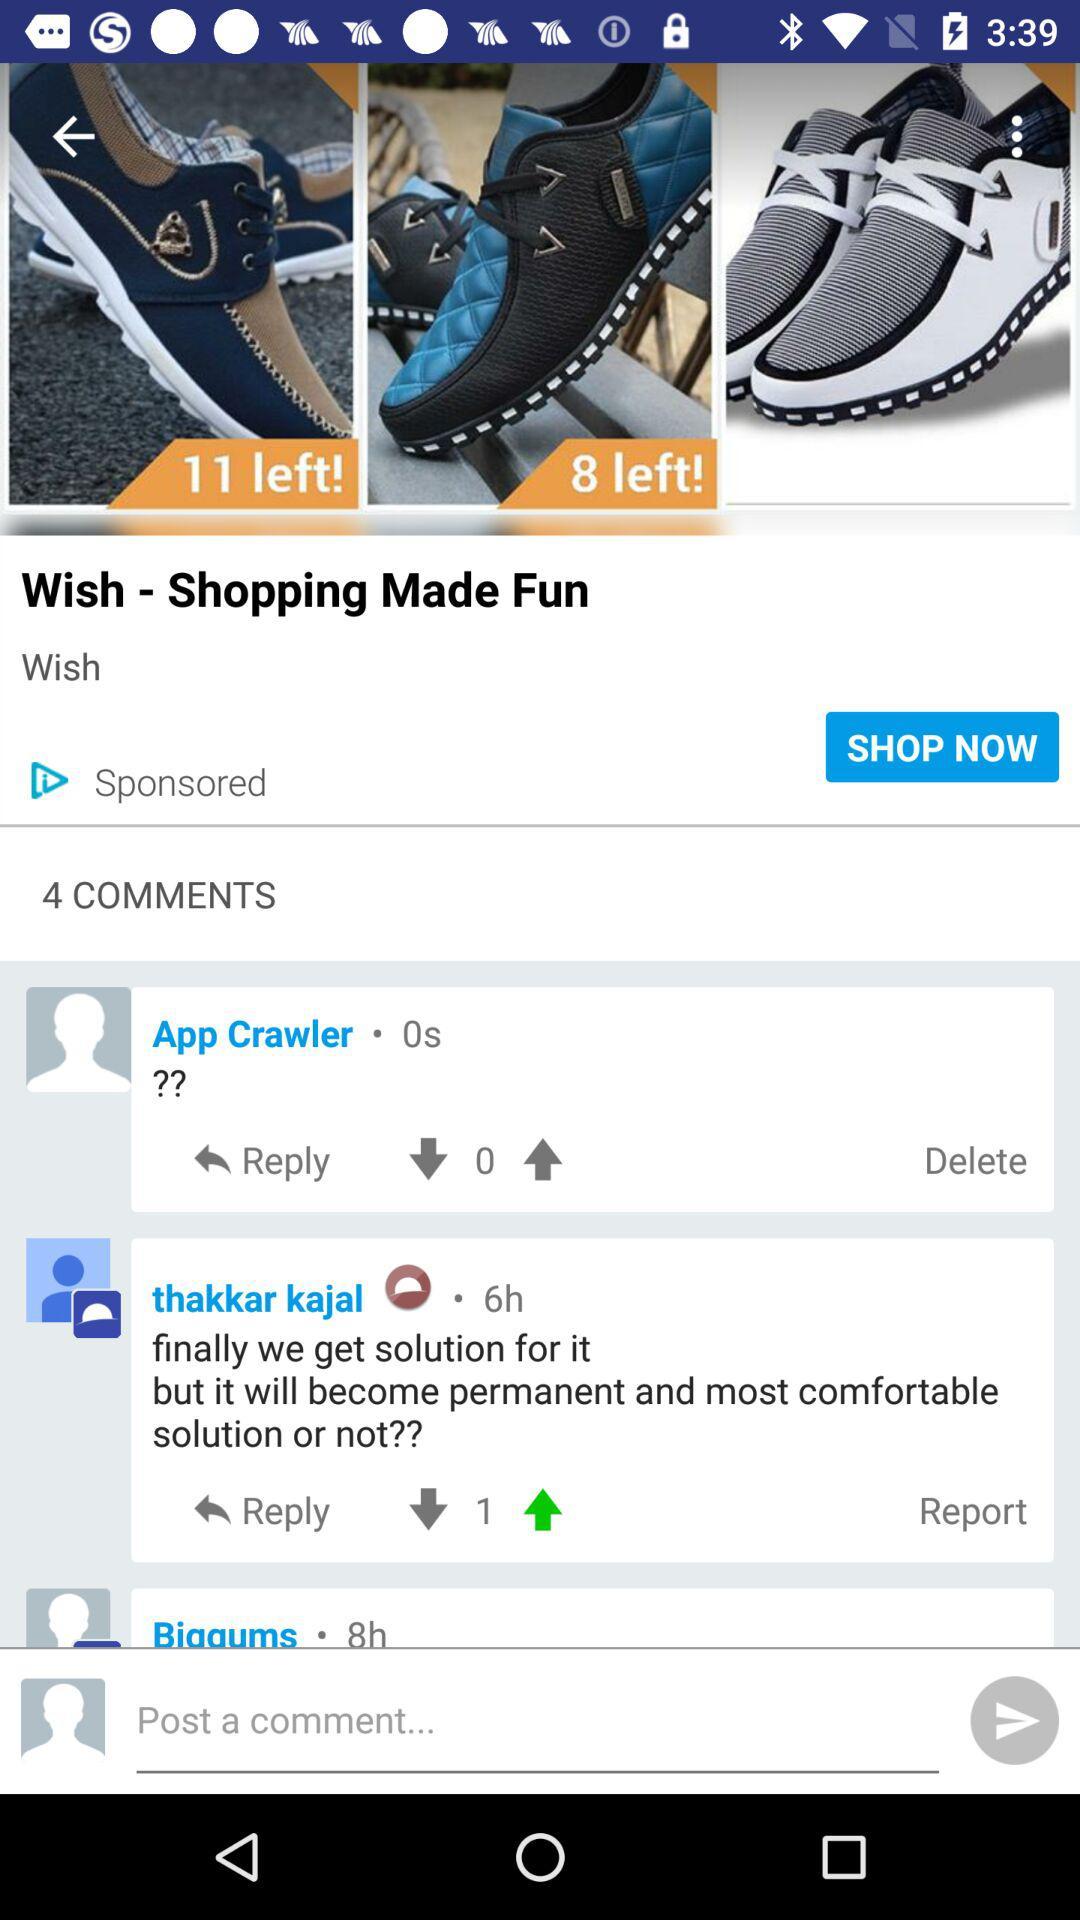 This screenshot has width=1080, height=1920. Describe the element at coordinates (169, 780) in the screenshot. I see `icon next to shop now icon` at that location.